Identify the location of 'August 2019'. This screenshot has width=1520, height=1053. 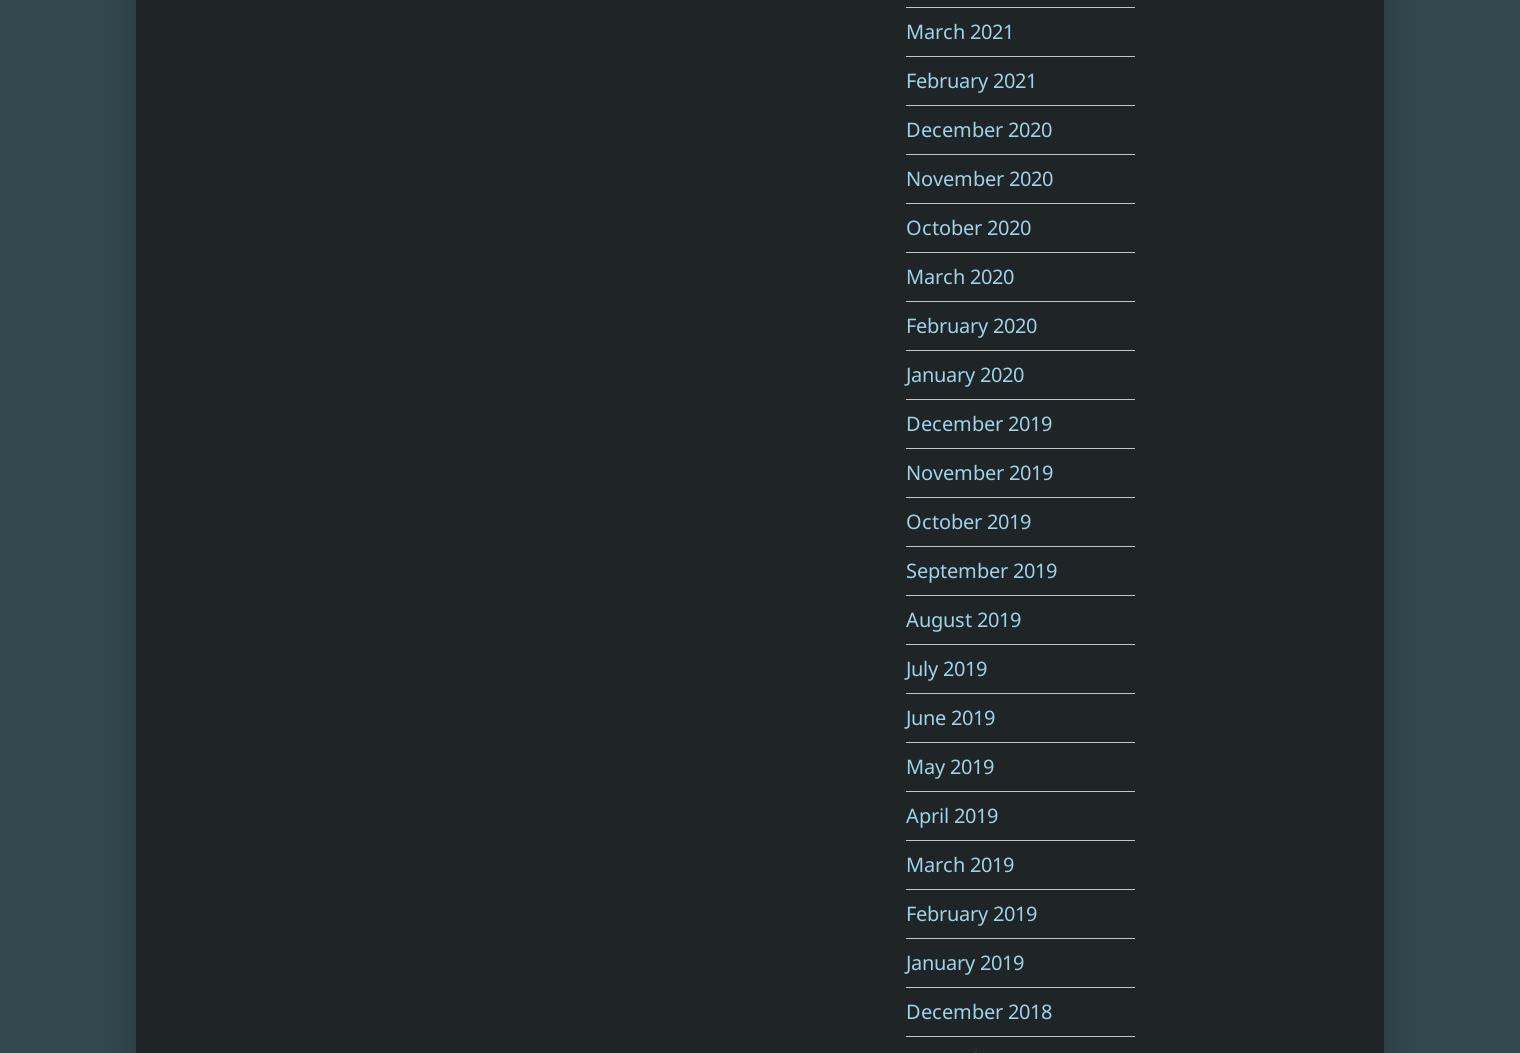
(906, 619).